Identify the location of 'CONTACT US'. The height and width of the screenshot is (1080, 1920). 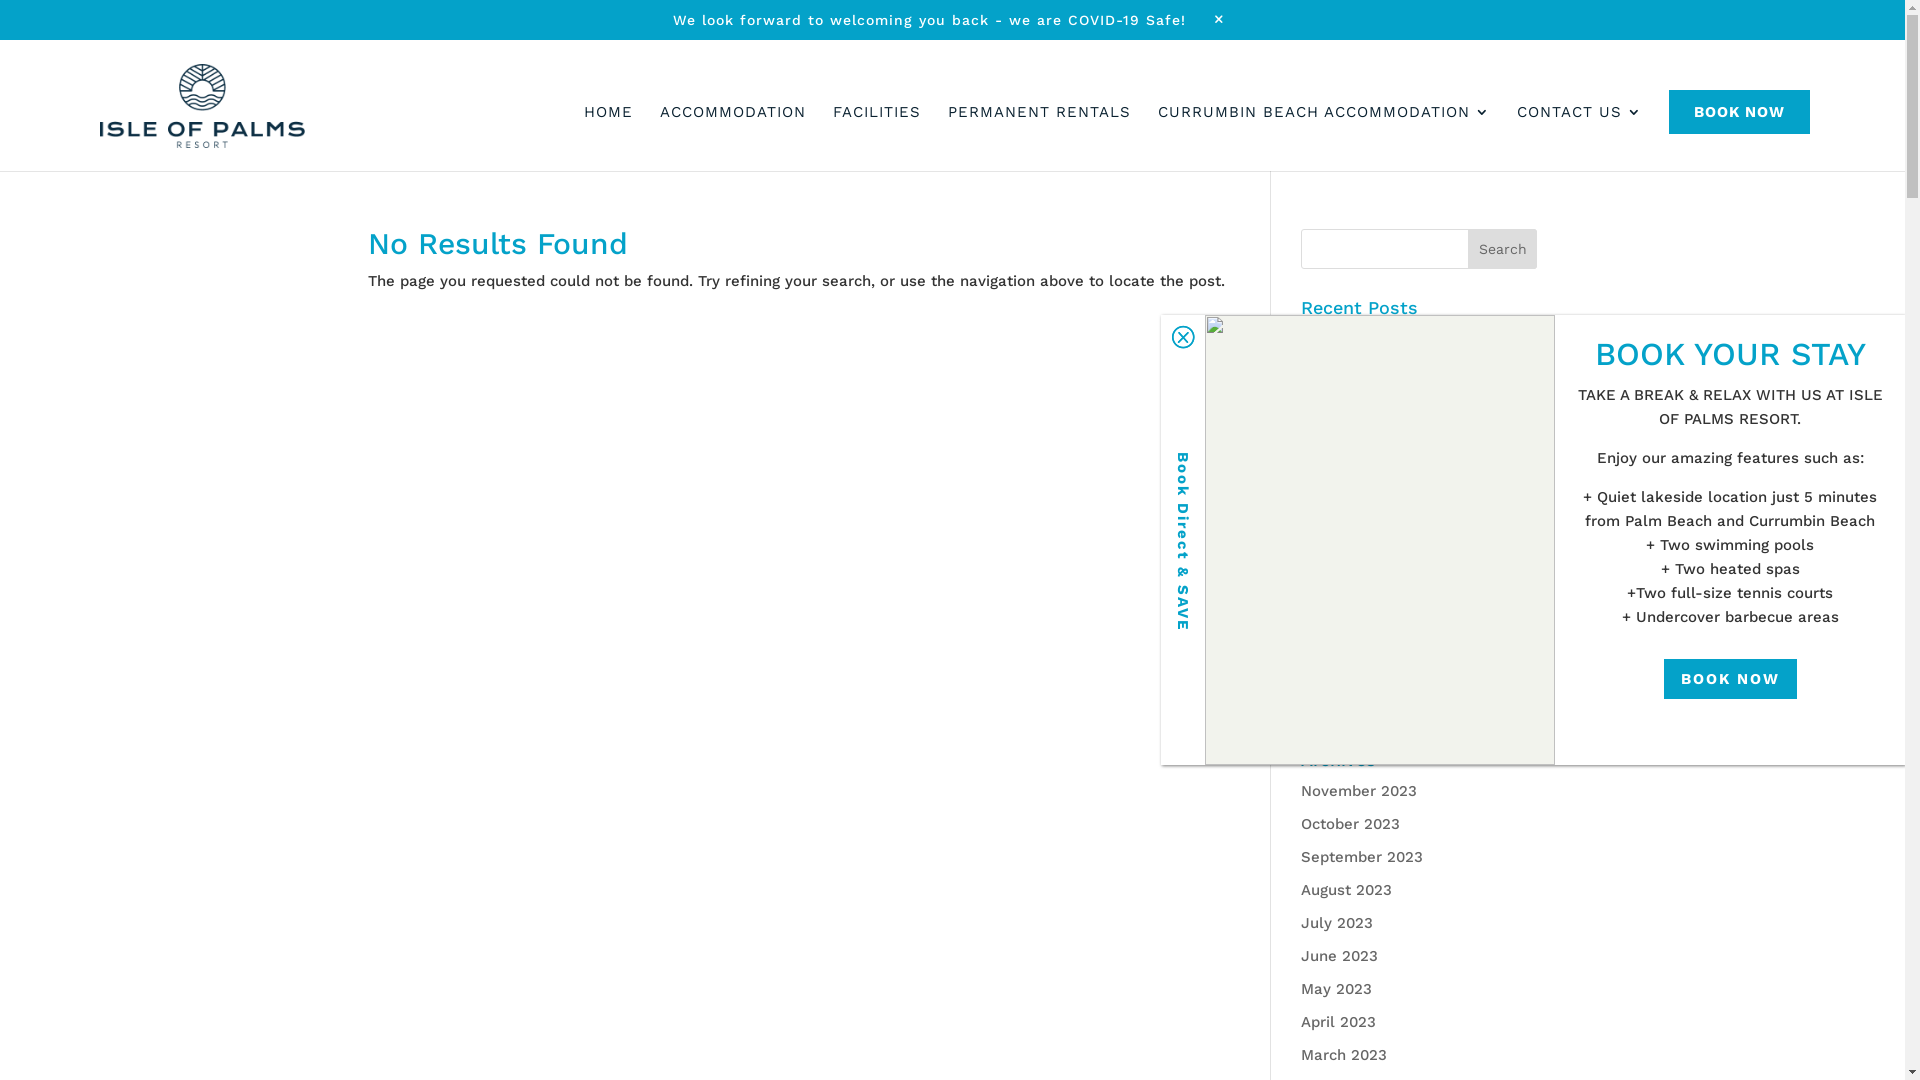
(1578, 122).